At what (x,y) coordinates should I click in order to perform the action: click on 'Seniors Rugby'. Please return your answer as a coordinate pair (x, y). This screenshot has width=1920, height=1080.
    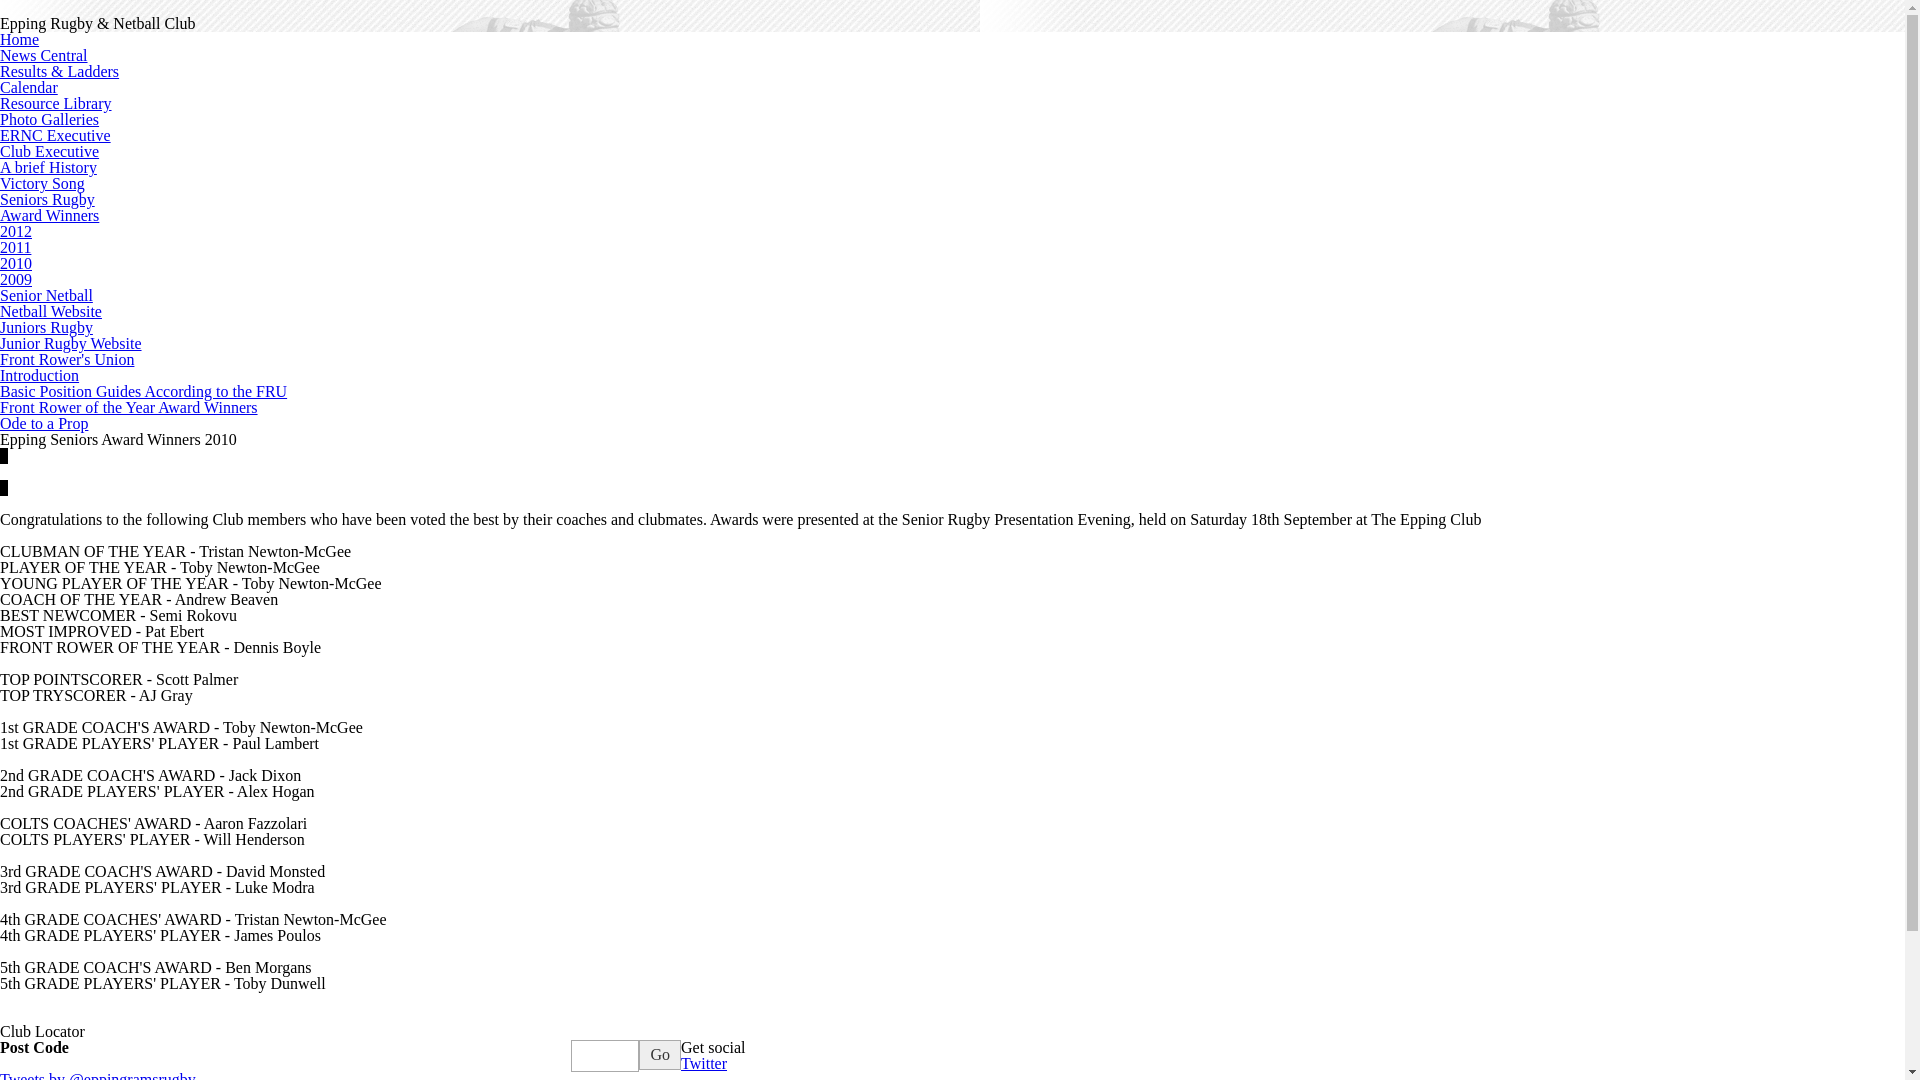
    Looking at the image, I should click on (47, 199).